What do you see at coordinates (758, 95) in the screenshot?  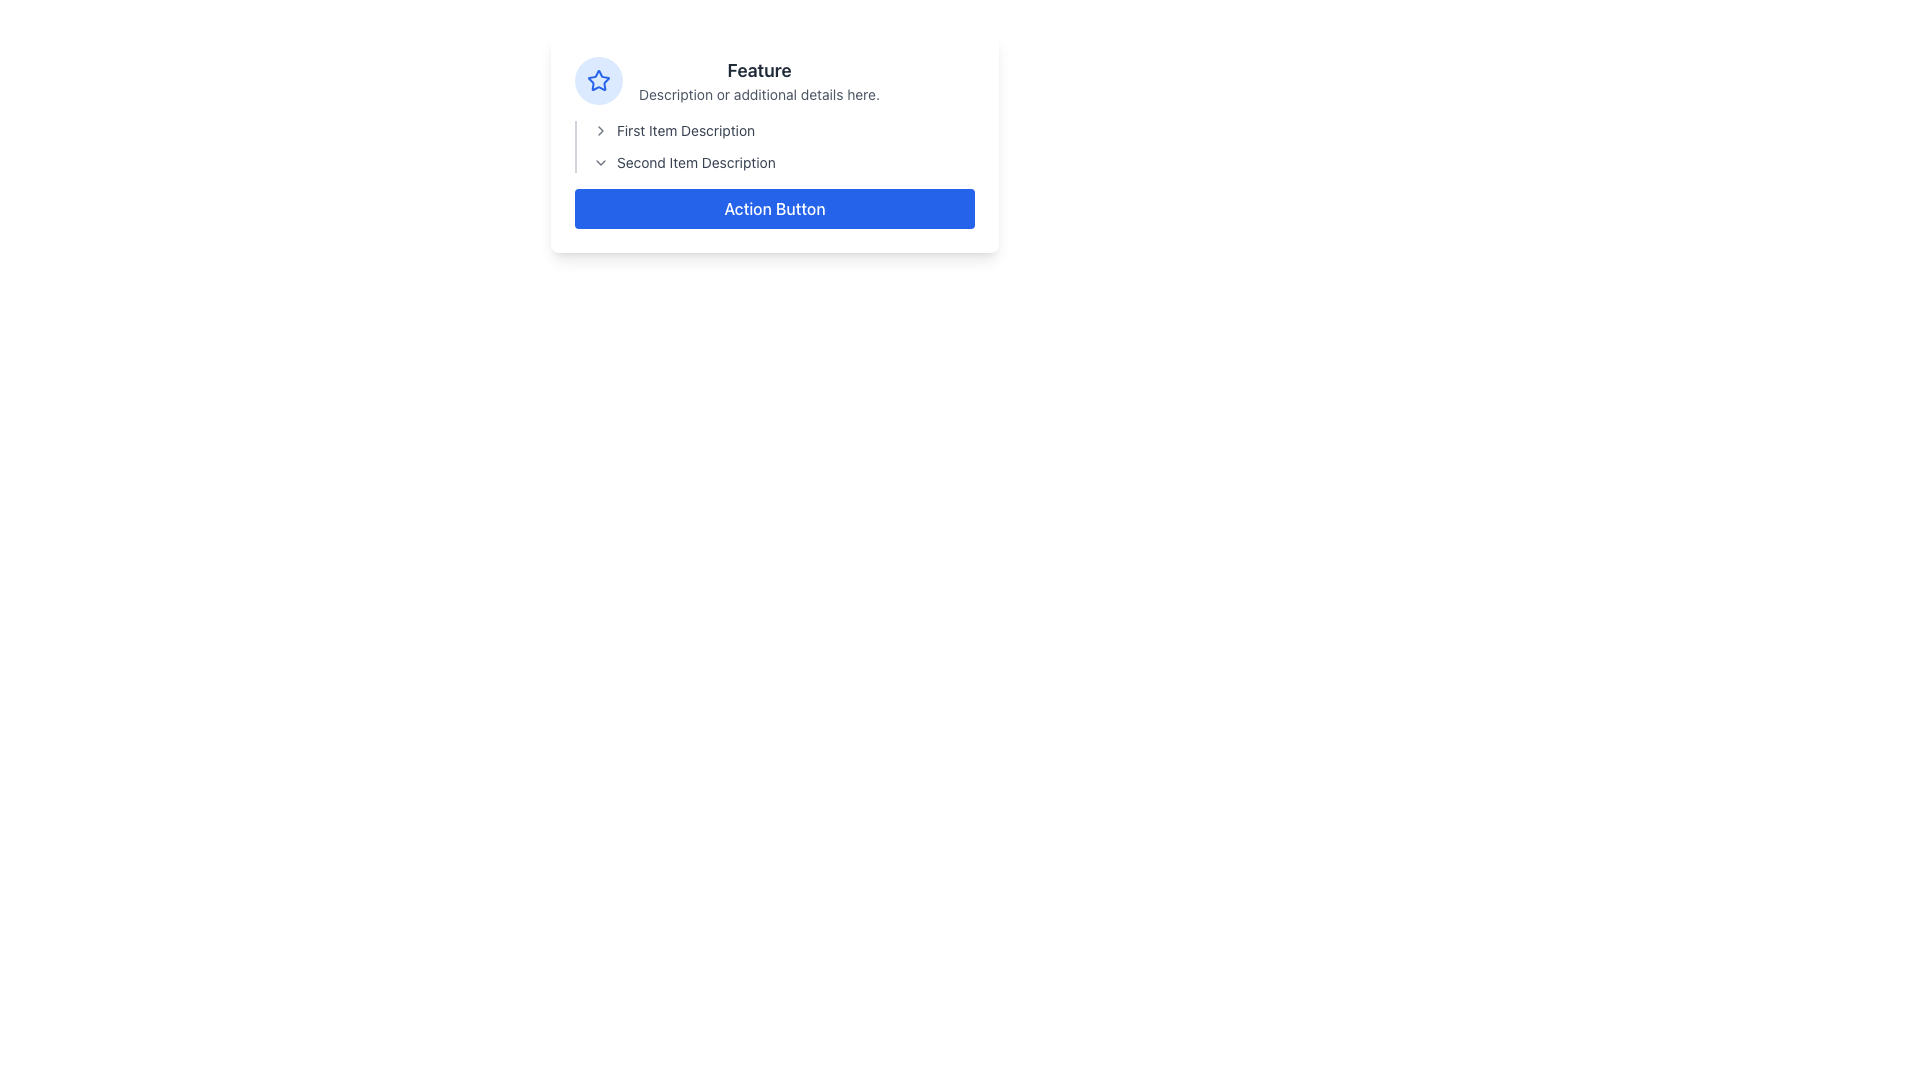 I see `descriptive text block located immediately beneath the heading labeled 'Feature' within the card-like layout` at bounding box center [758, 95].